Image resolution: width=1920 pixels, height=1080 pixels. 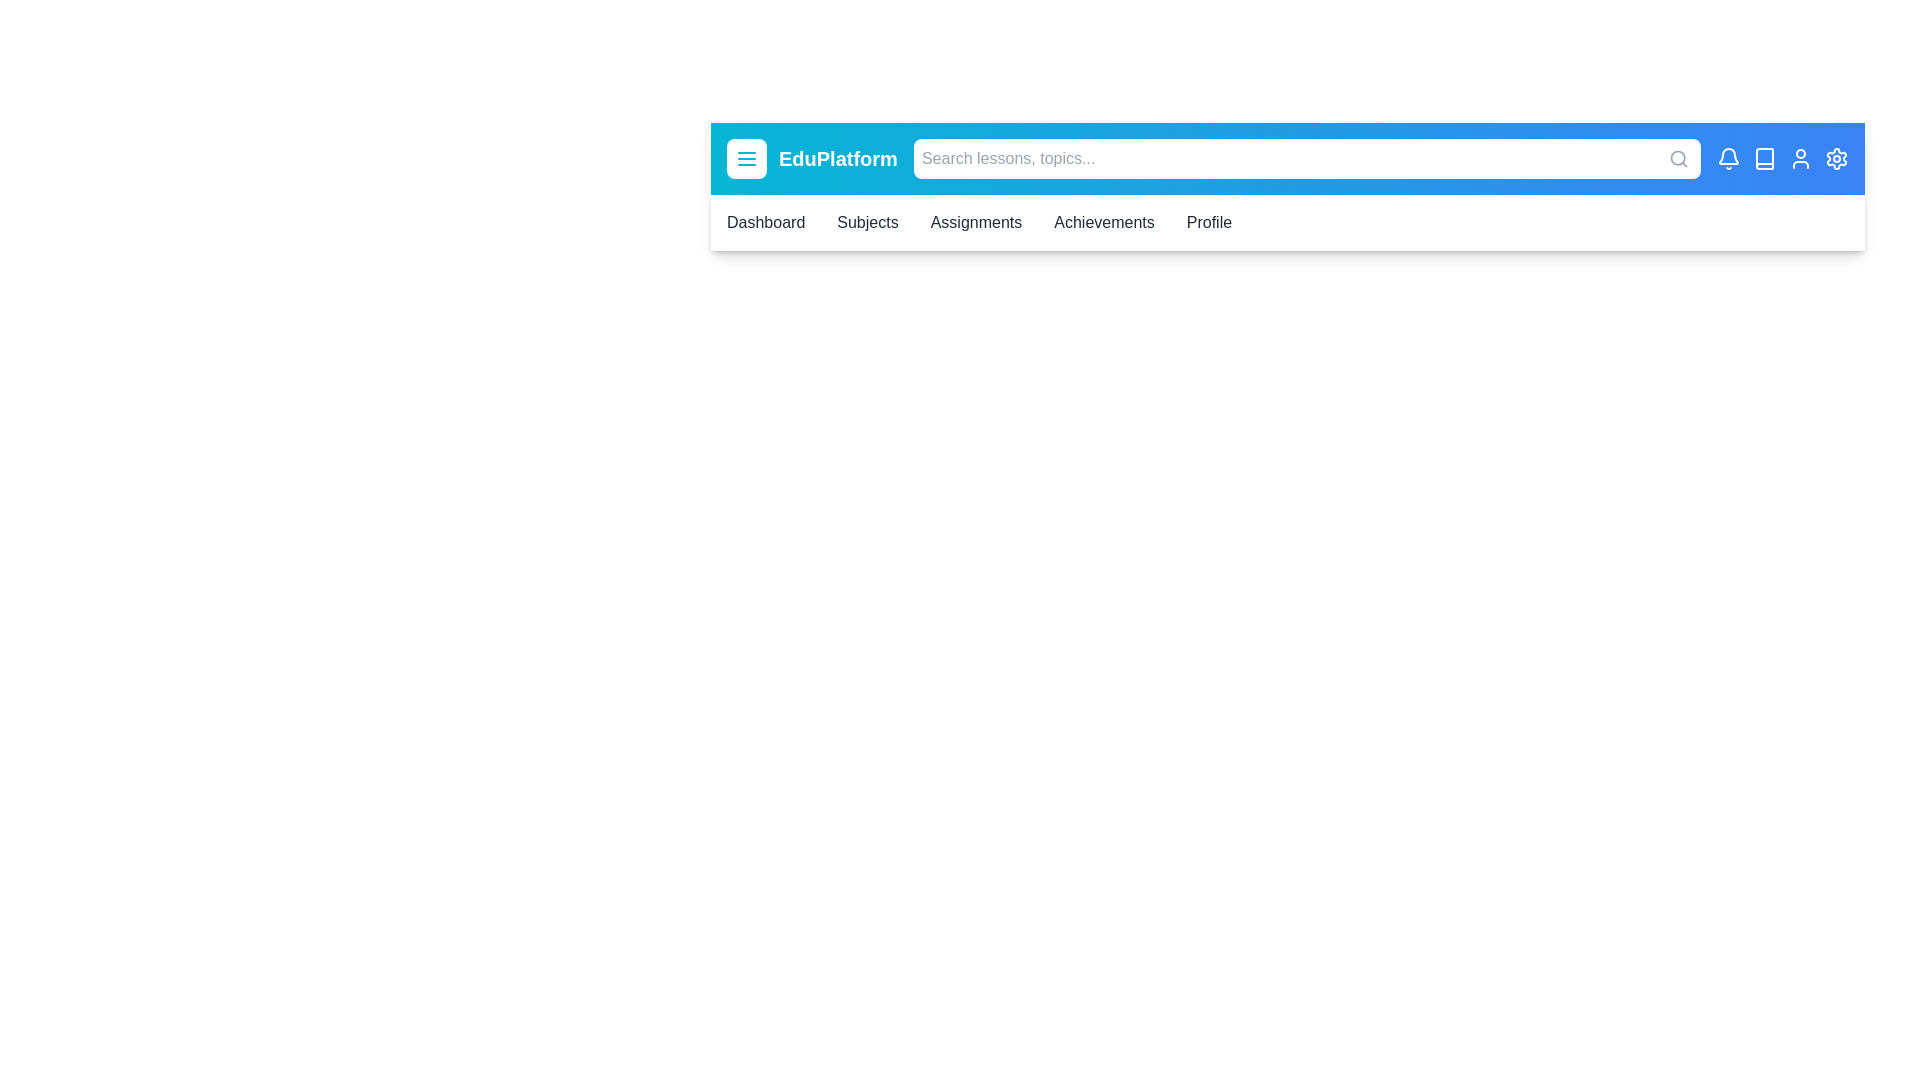 I want to click on the element notification_icon to reveal its hover effect, so click(x=1727, y=157).